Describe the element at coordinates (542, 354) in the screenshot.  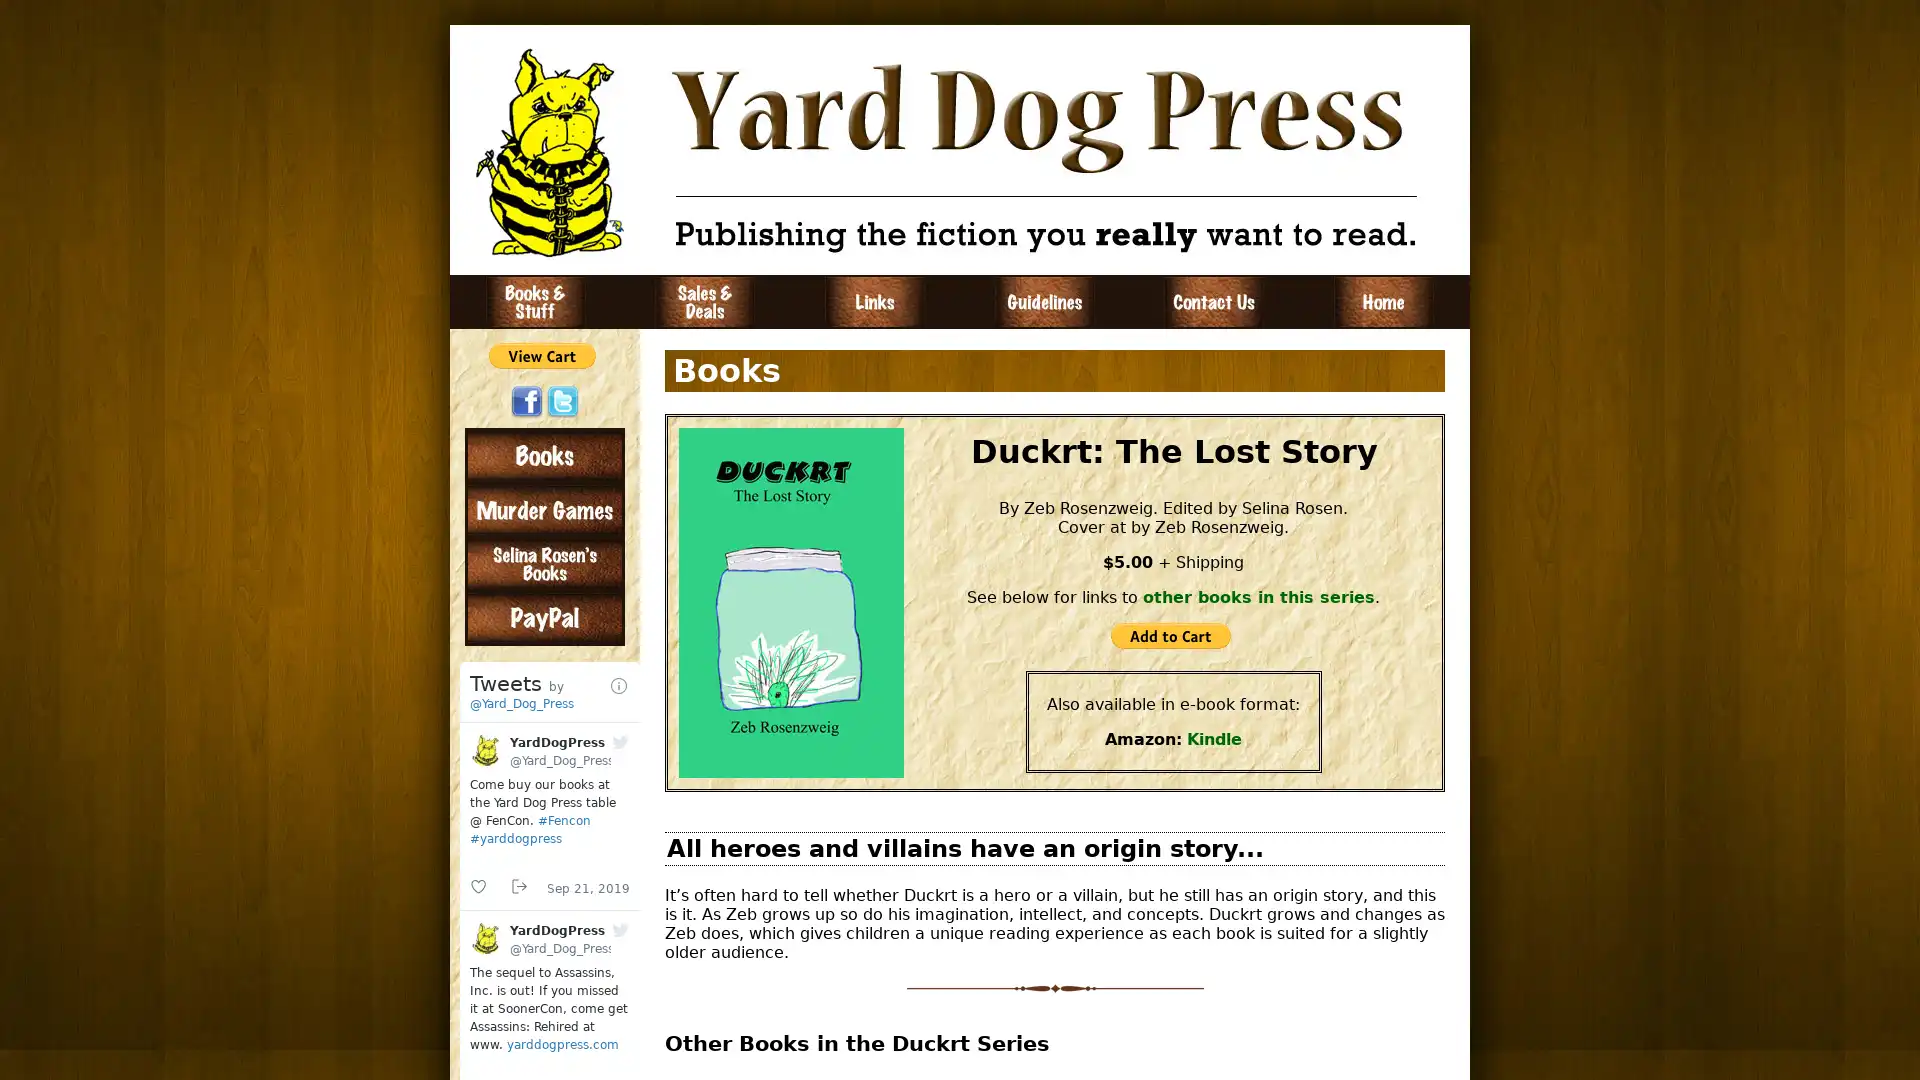
I see `PayPal - The safer, easier way to pay online` at that location.